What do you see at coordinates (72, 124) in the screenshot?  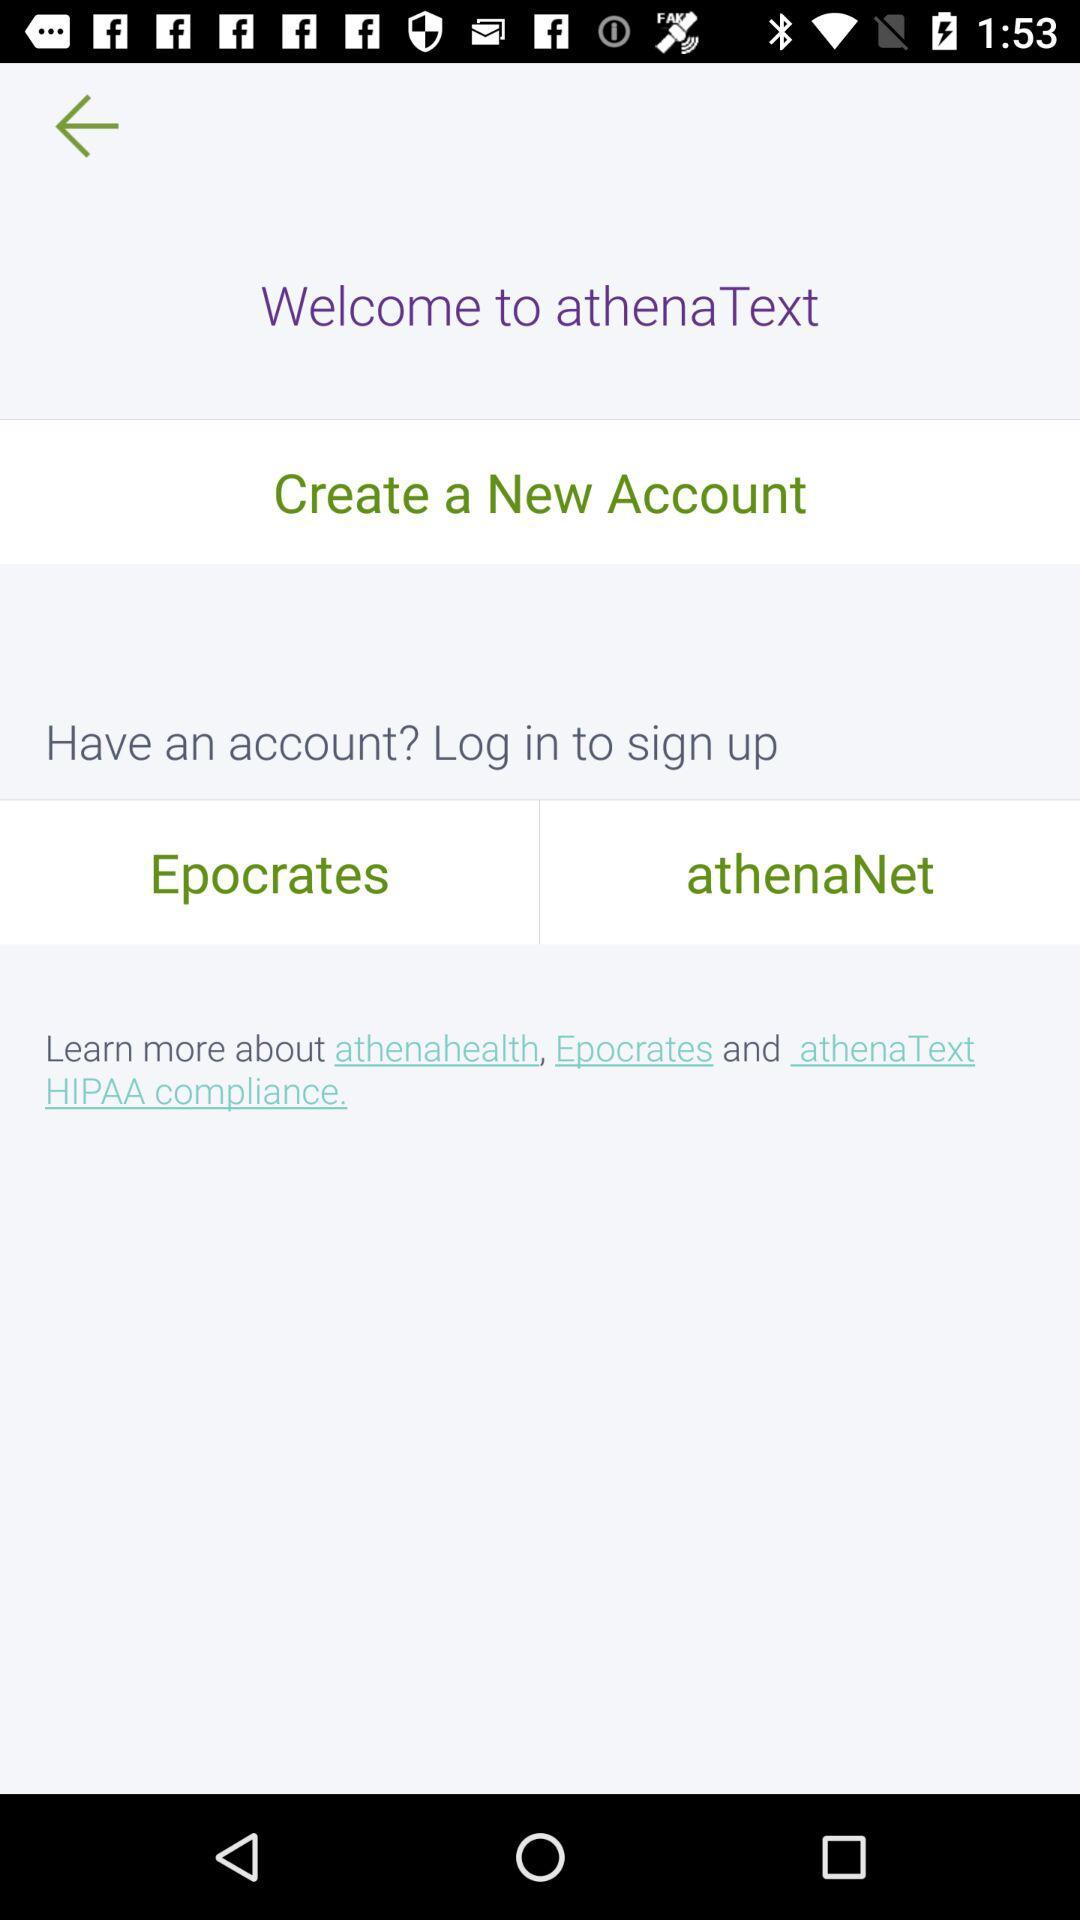 I see `the icon at the top left corner` at bounding box center [72, 124].